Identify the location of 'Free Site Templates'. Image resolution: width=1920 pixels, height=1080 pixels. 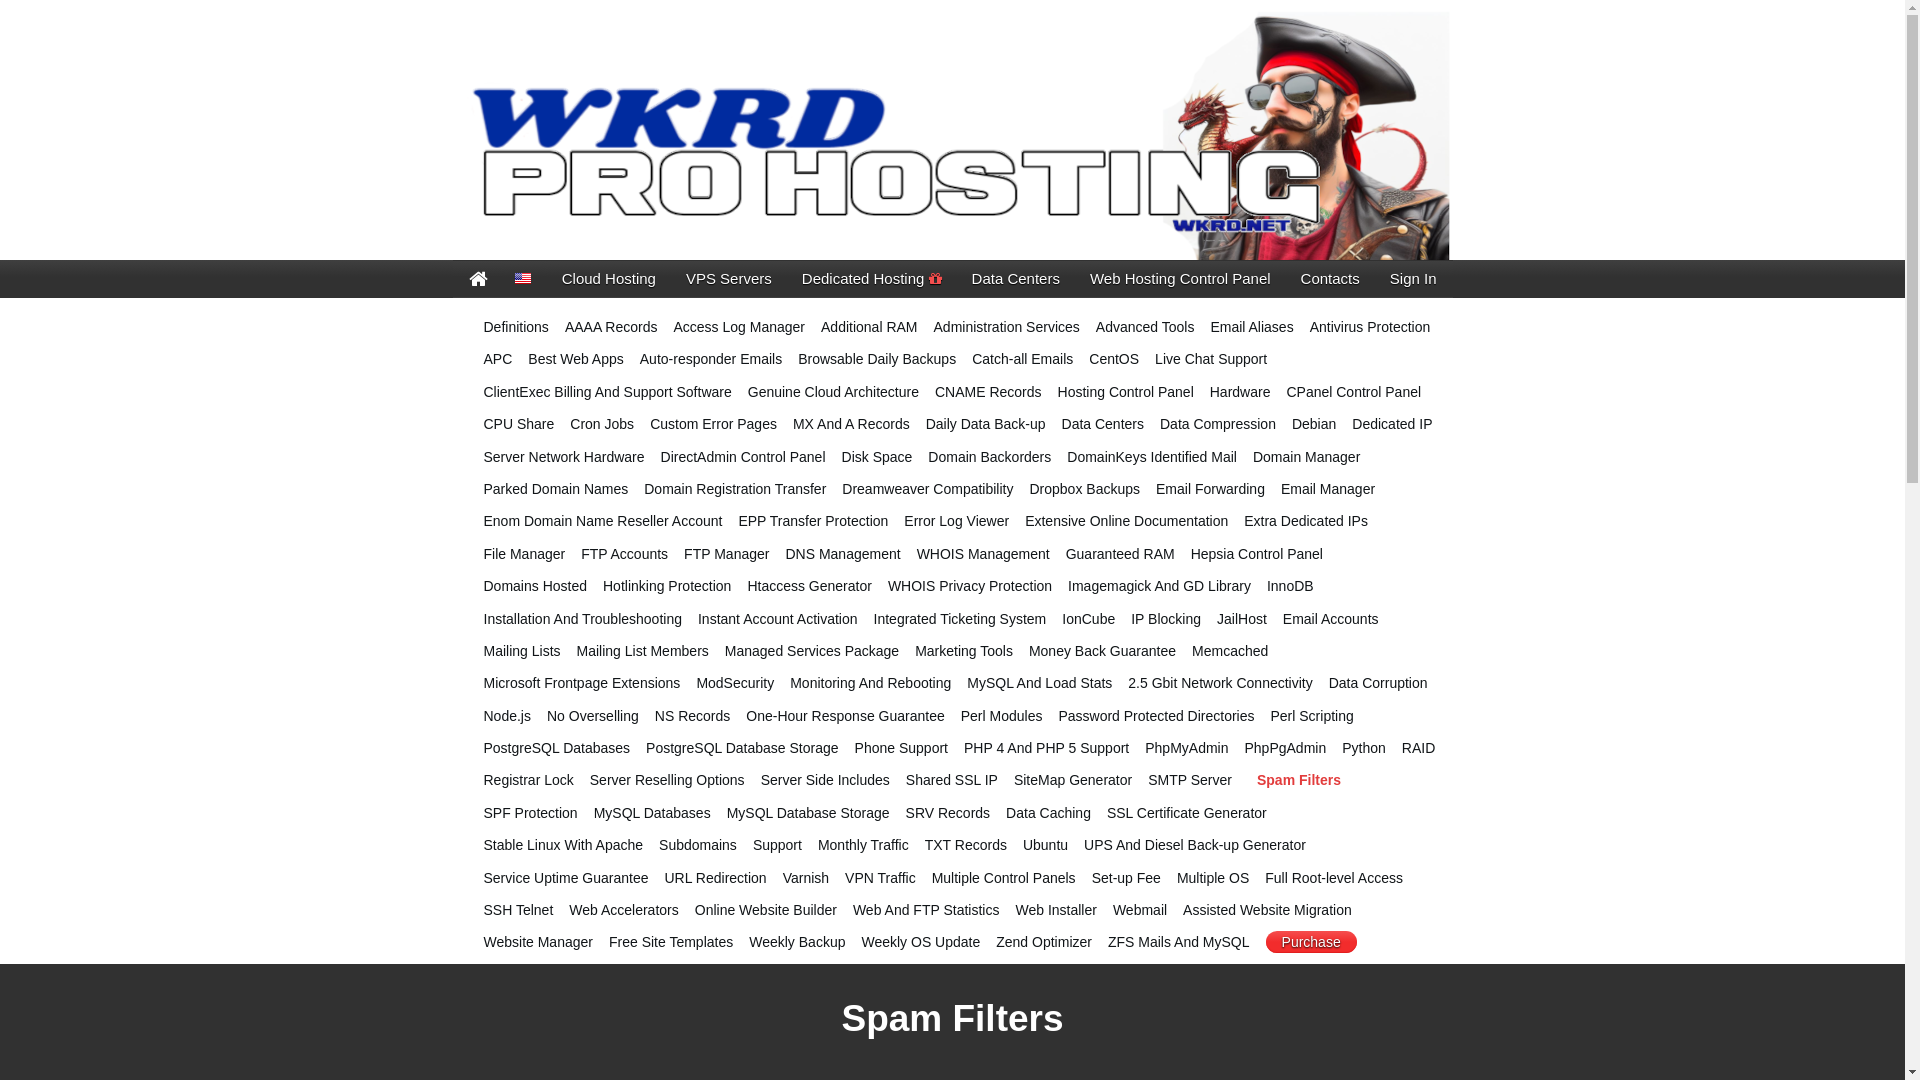
(671, 941).